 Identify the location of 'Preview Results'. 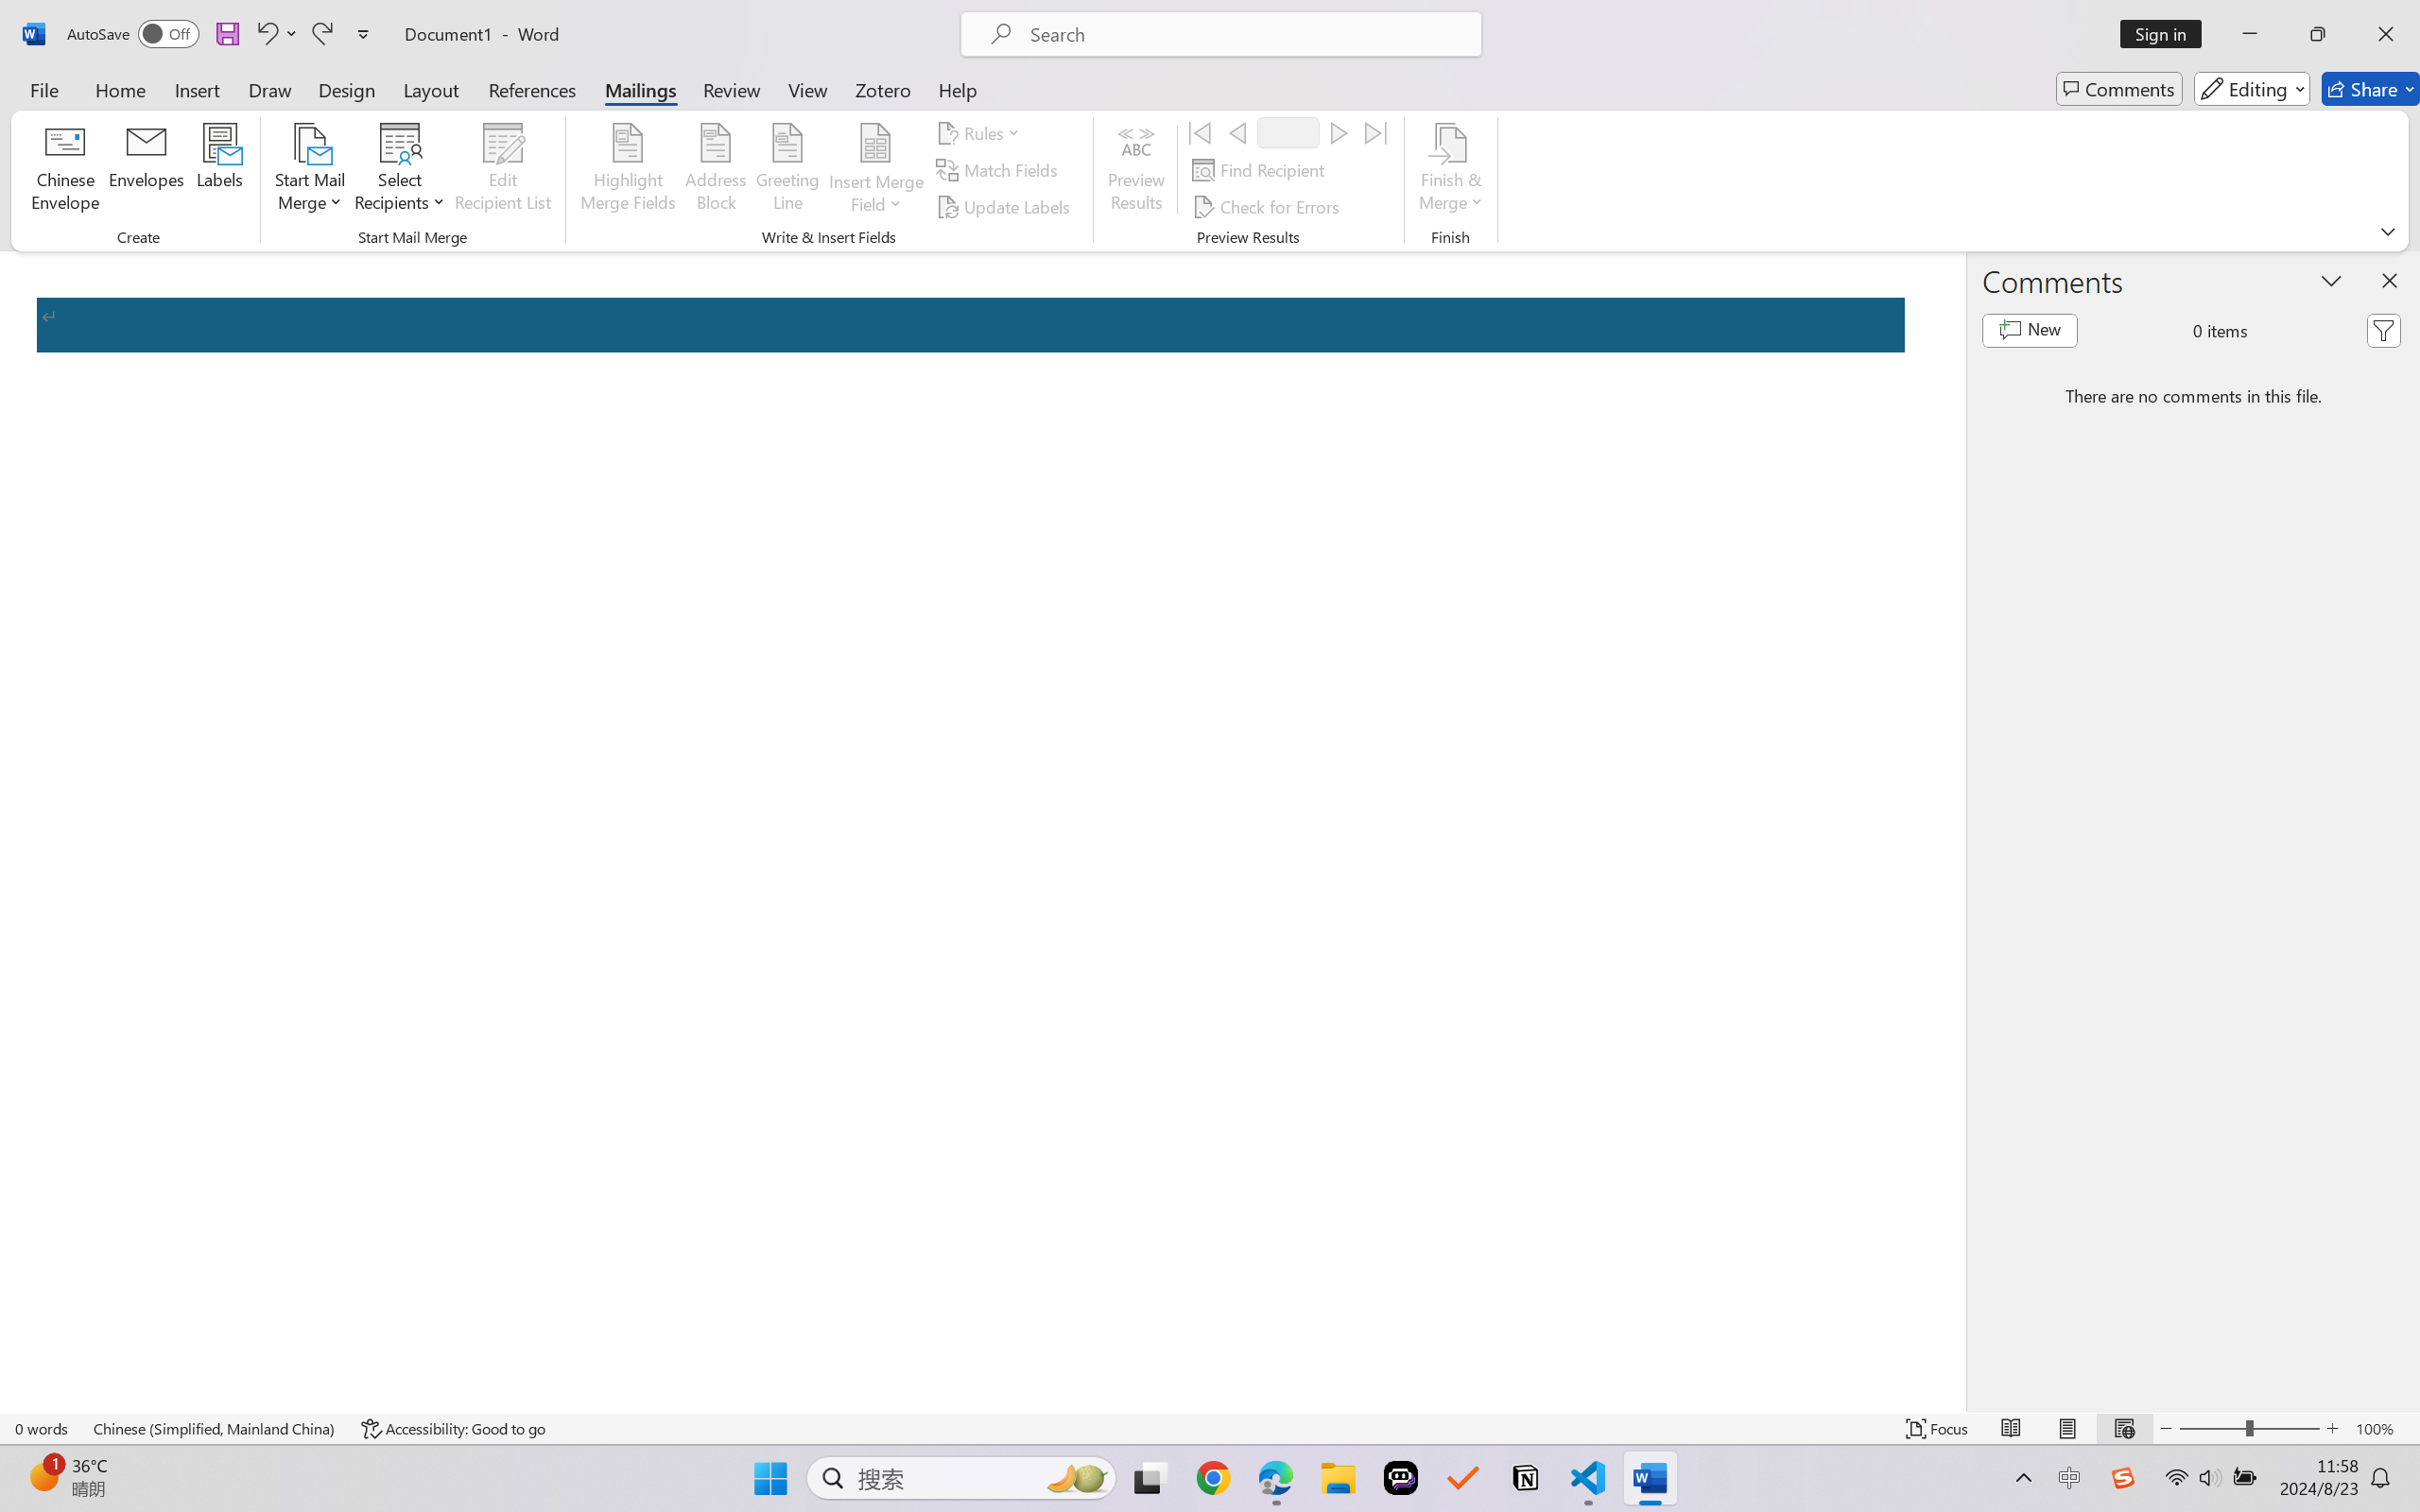
(1137, 170).